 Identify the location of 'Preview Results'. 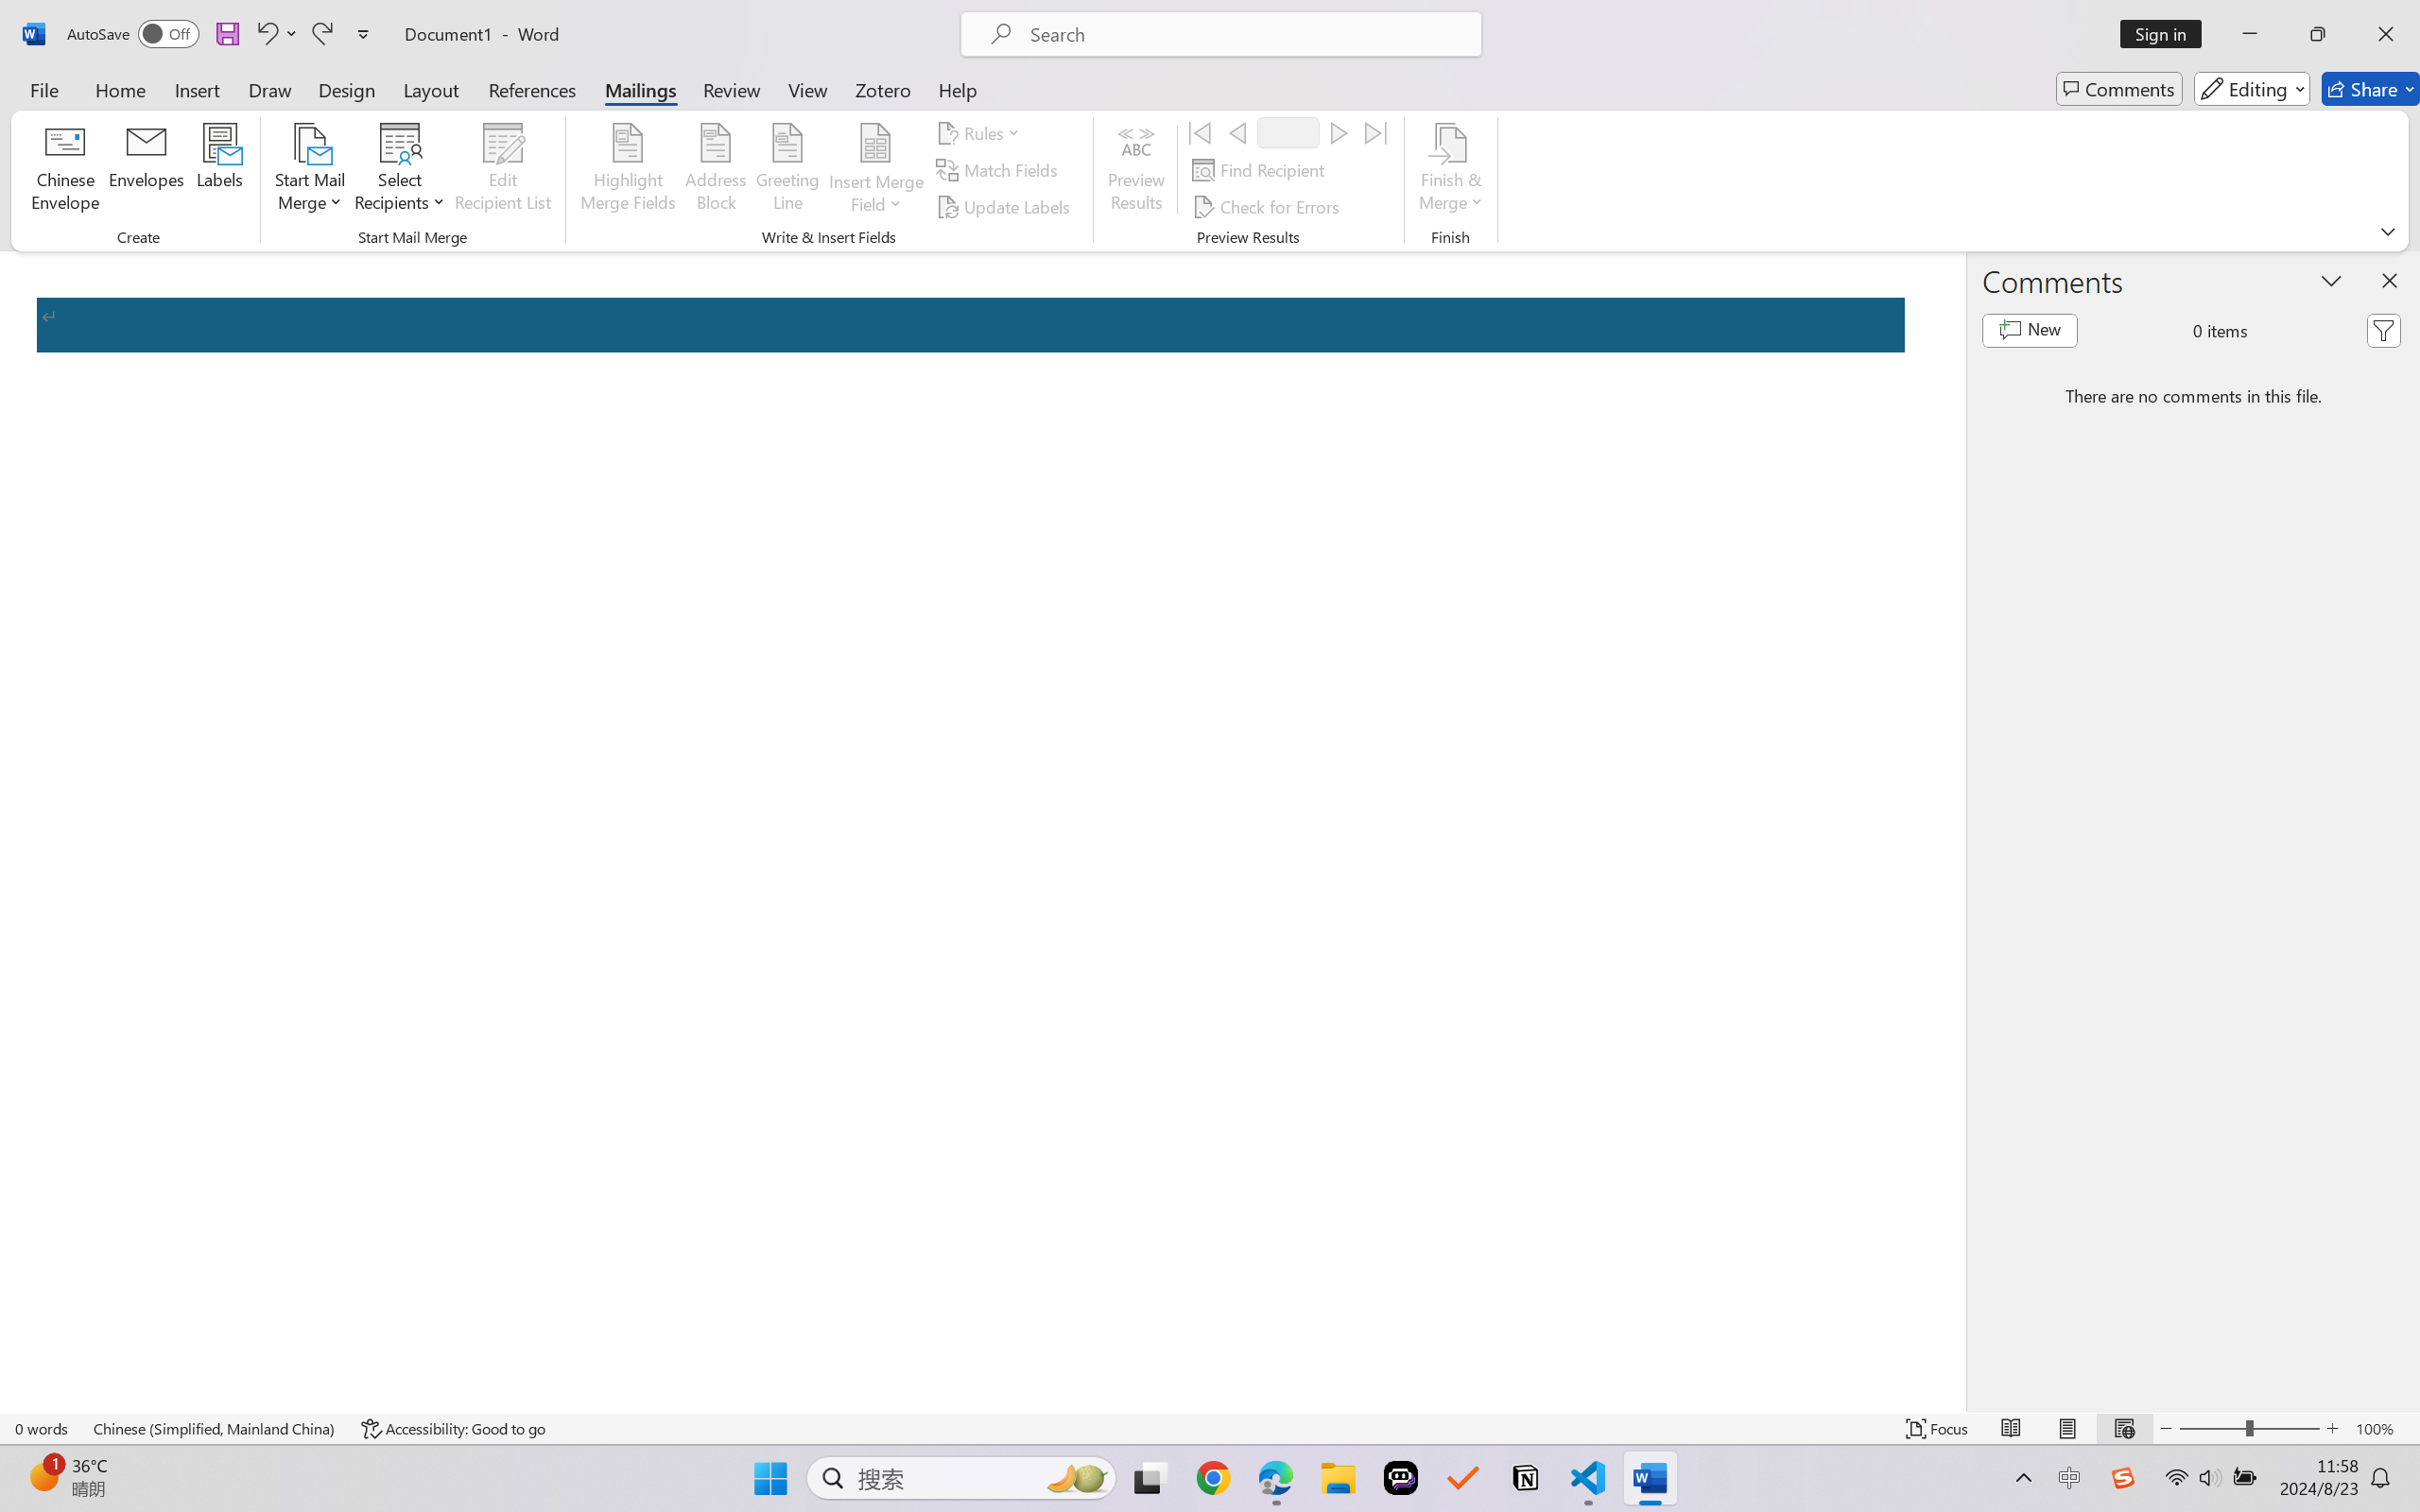
(1137, 170).